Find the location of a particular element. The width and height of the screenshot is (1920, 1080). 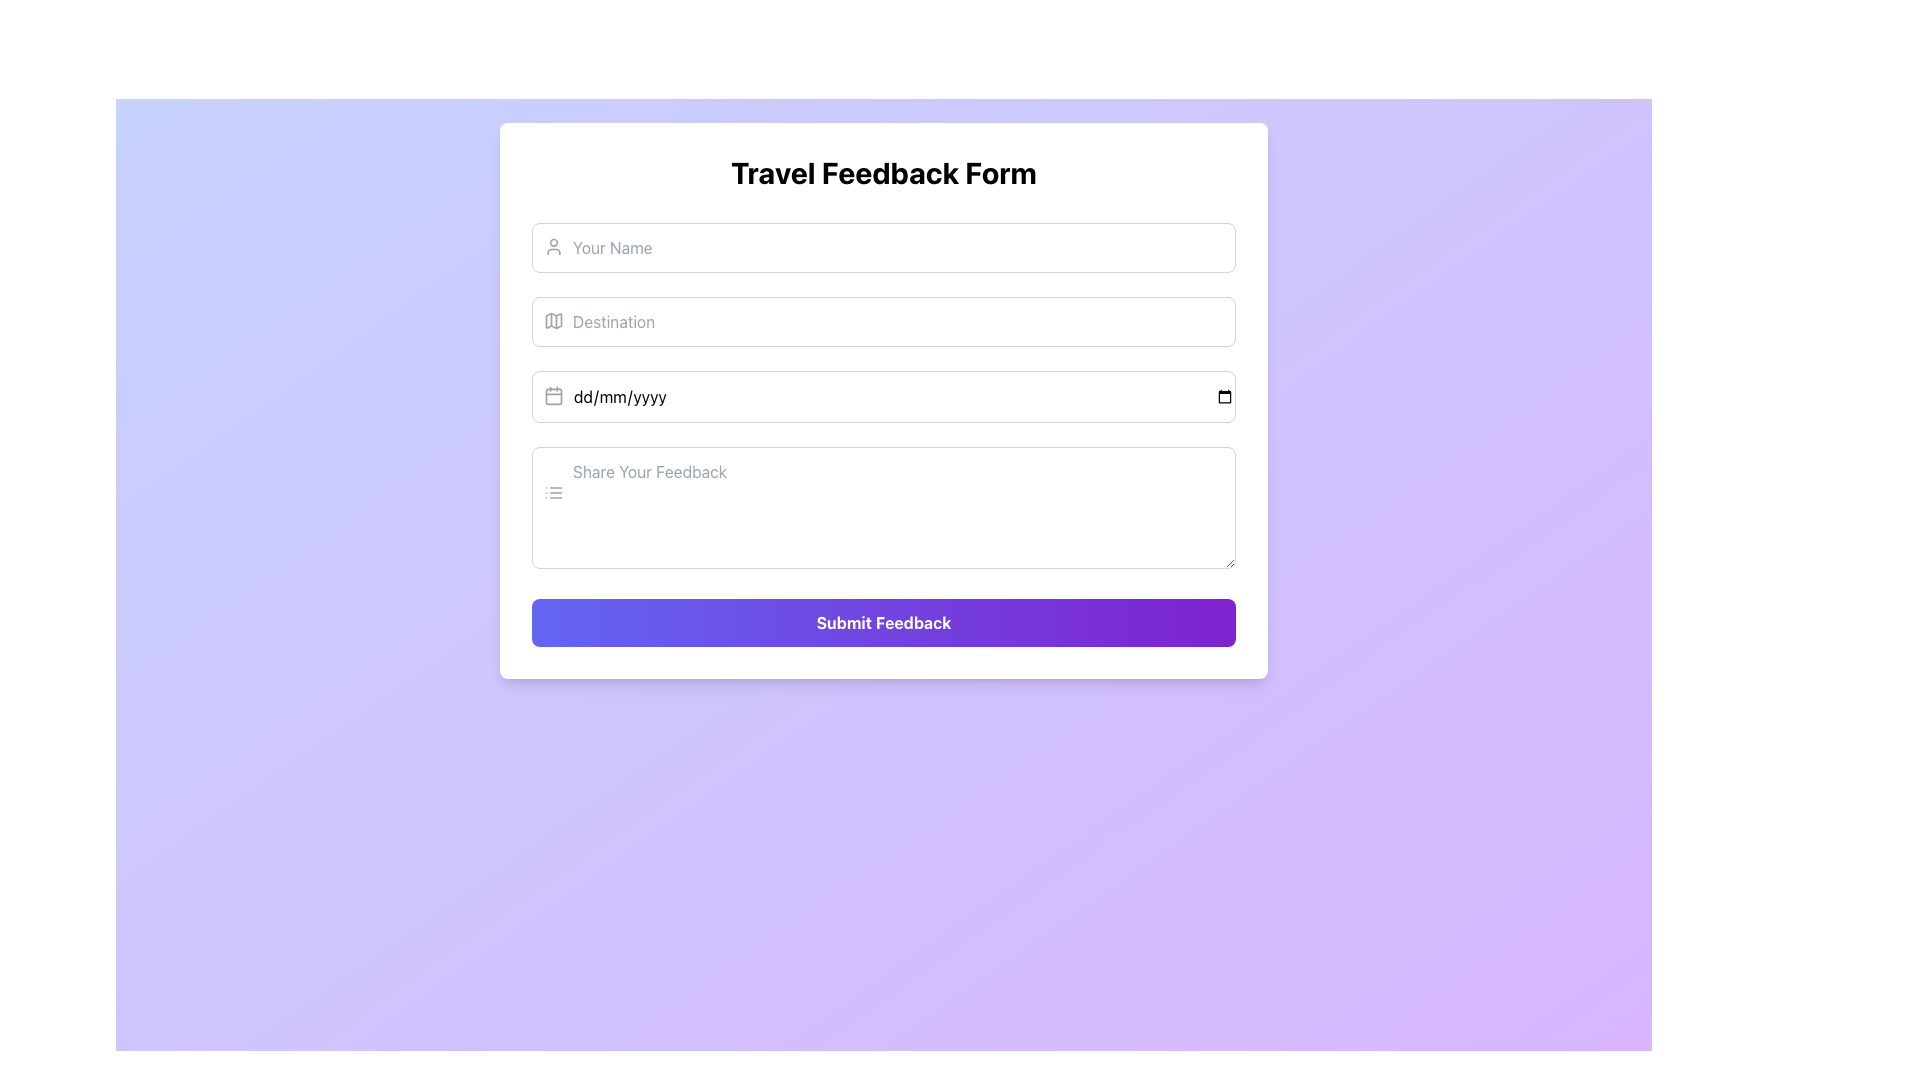

the decorative icon located to the left of the 'Share Your Feedback' input box in the top-left area of the feedback section is located at coordinates (553, 492).